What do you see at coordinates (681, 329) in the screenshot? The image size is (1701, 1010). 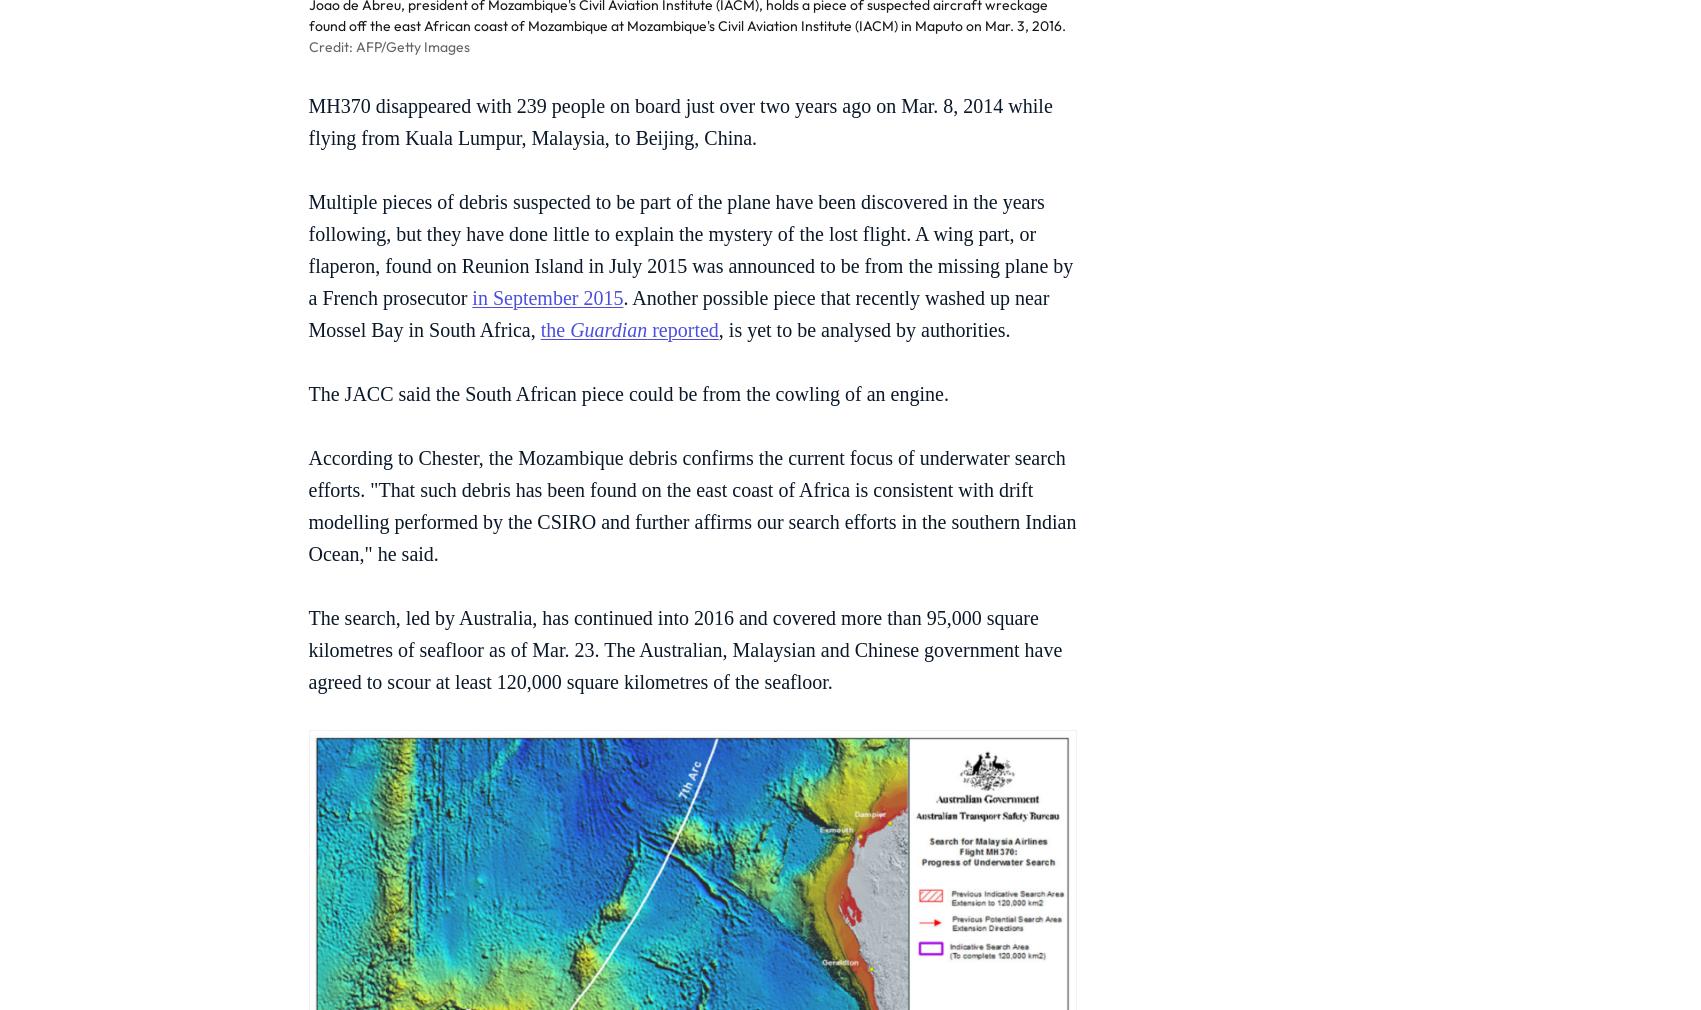 I see `'reported'` at bounding box center [681, 329].